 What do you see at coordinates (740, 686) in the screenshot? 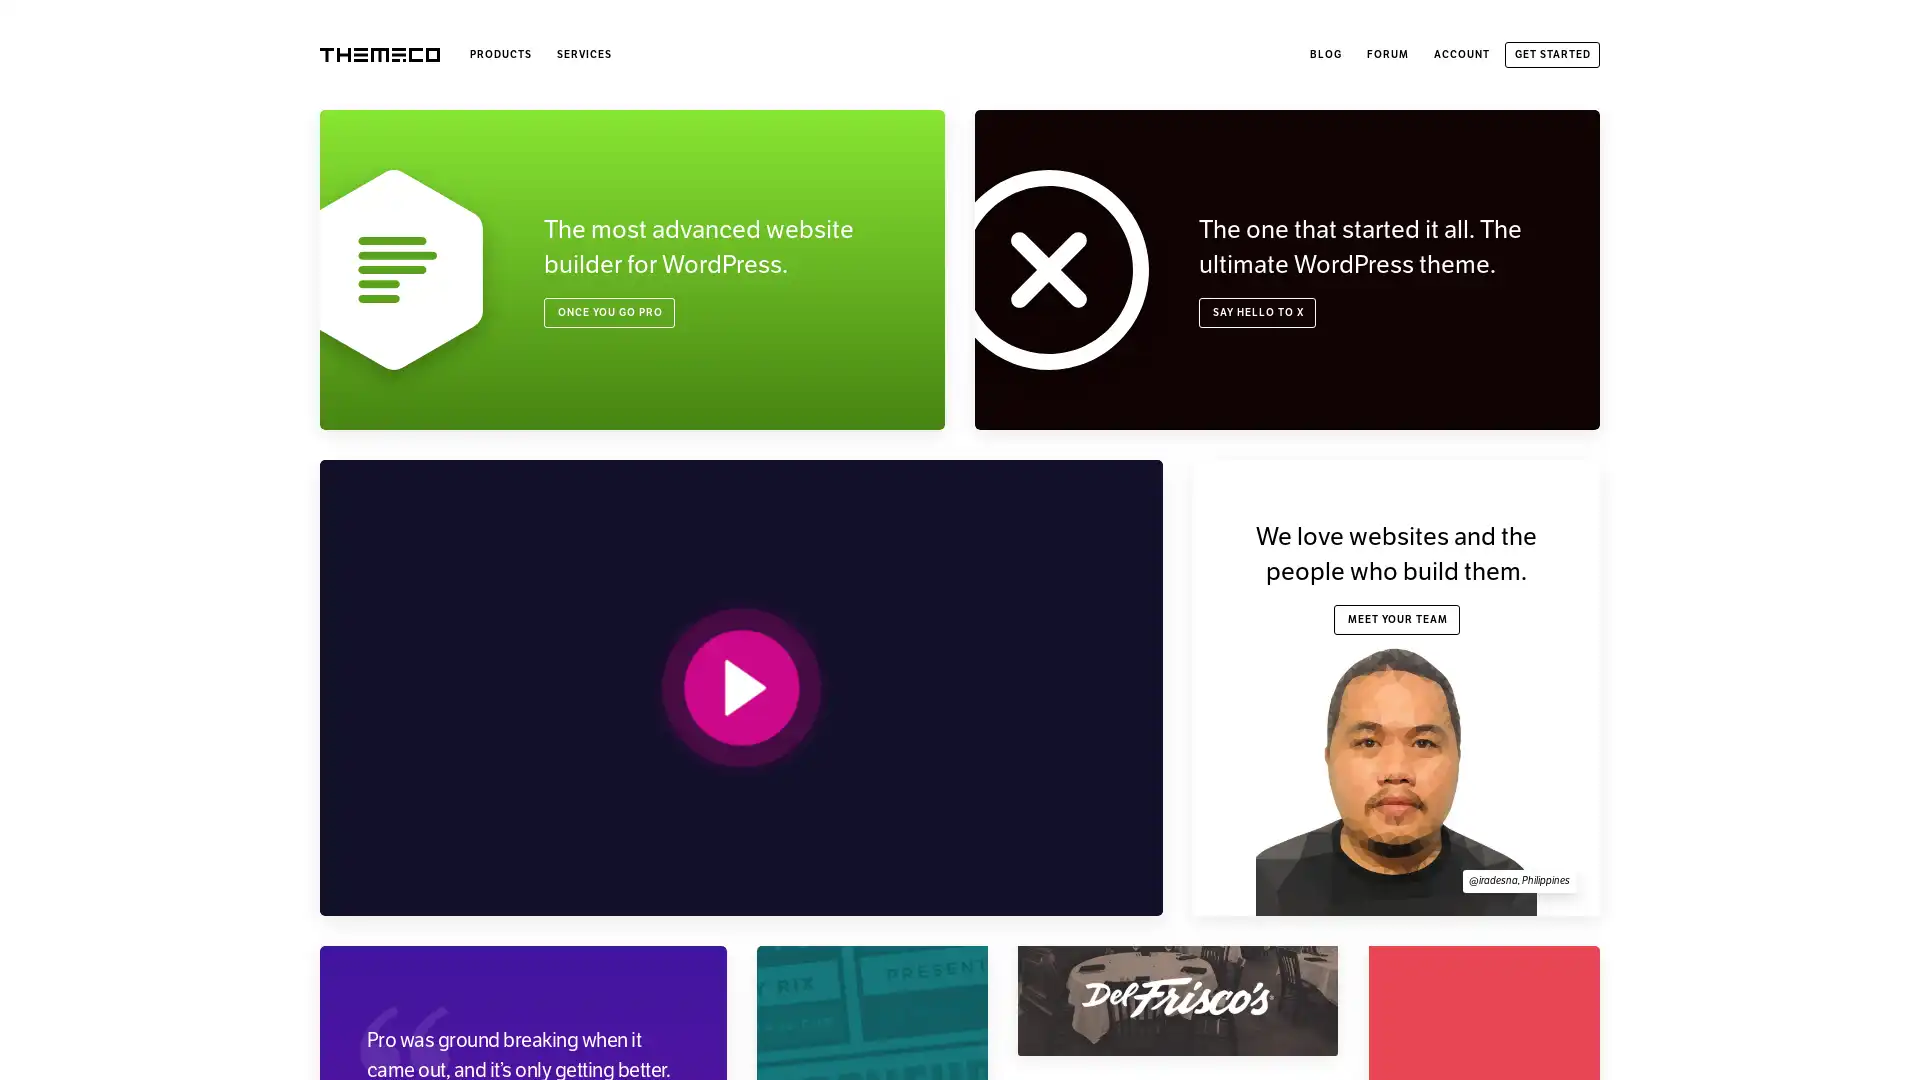
I see `PLAY VIDEO` at bounding box center [740, 686].